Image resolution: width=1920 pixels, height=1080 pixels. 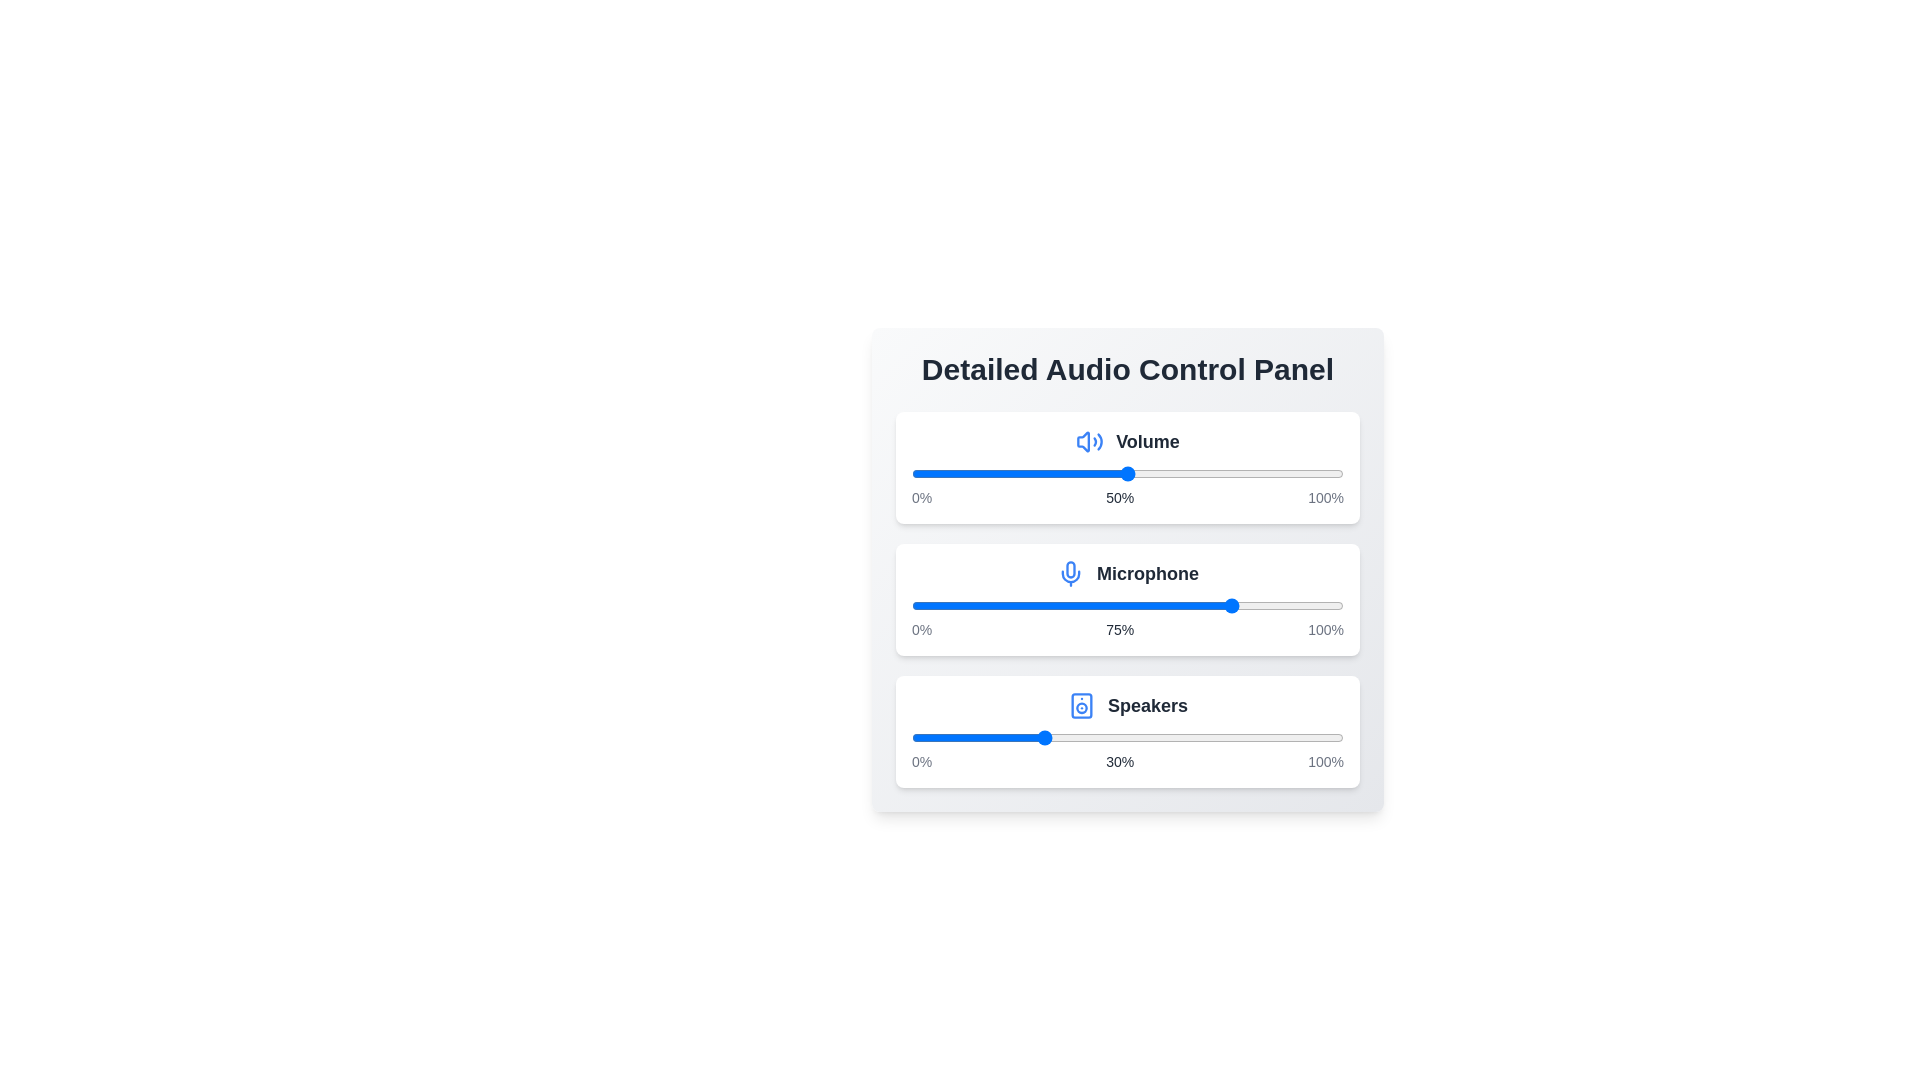 I want to click on the speaker level to 86% using the slider, so click(x=1283, y=737).